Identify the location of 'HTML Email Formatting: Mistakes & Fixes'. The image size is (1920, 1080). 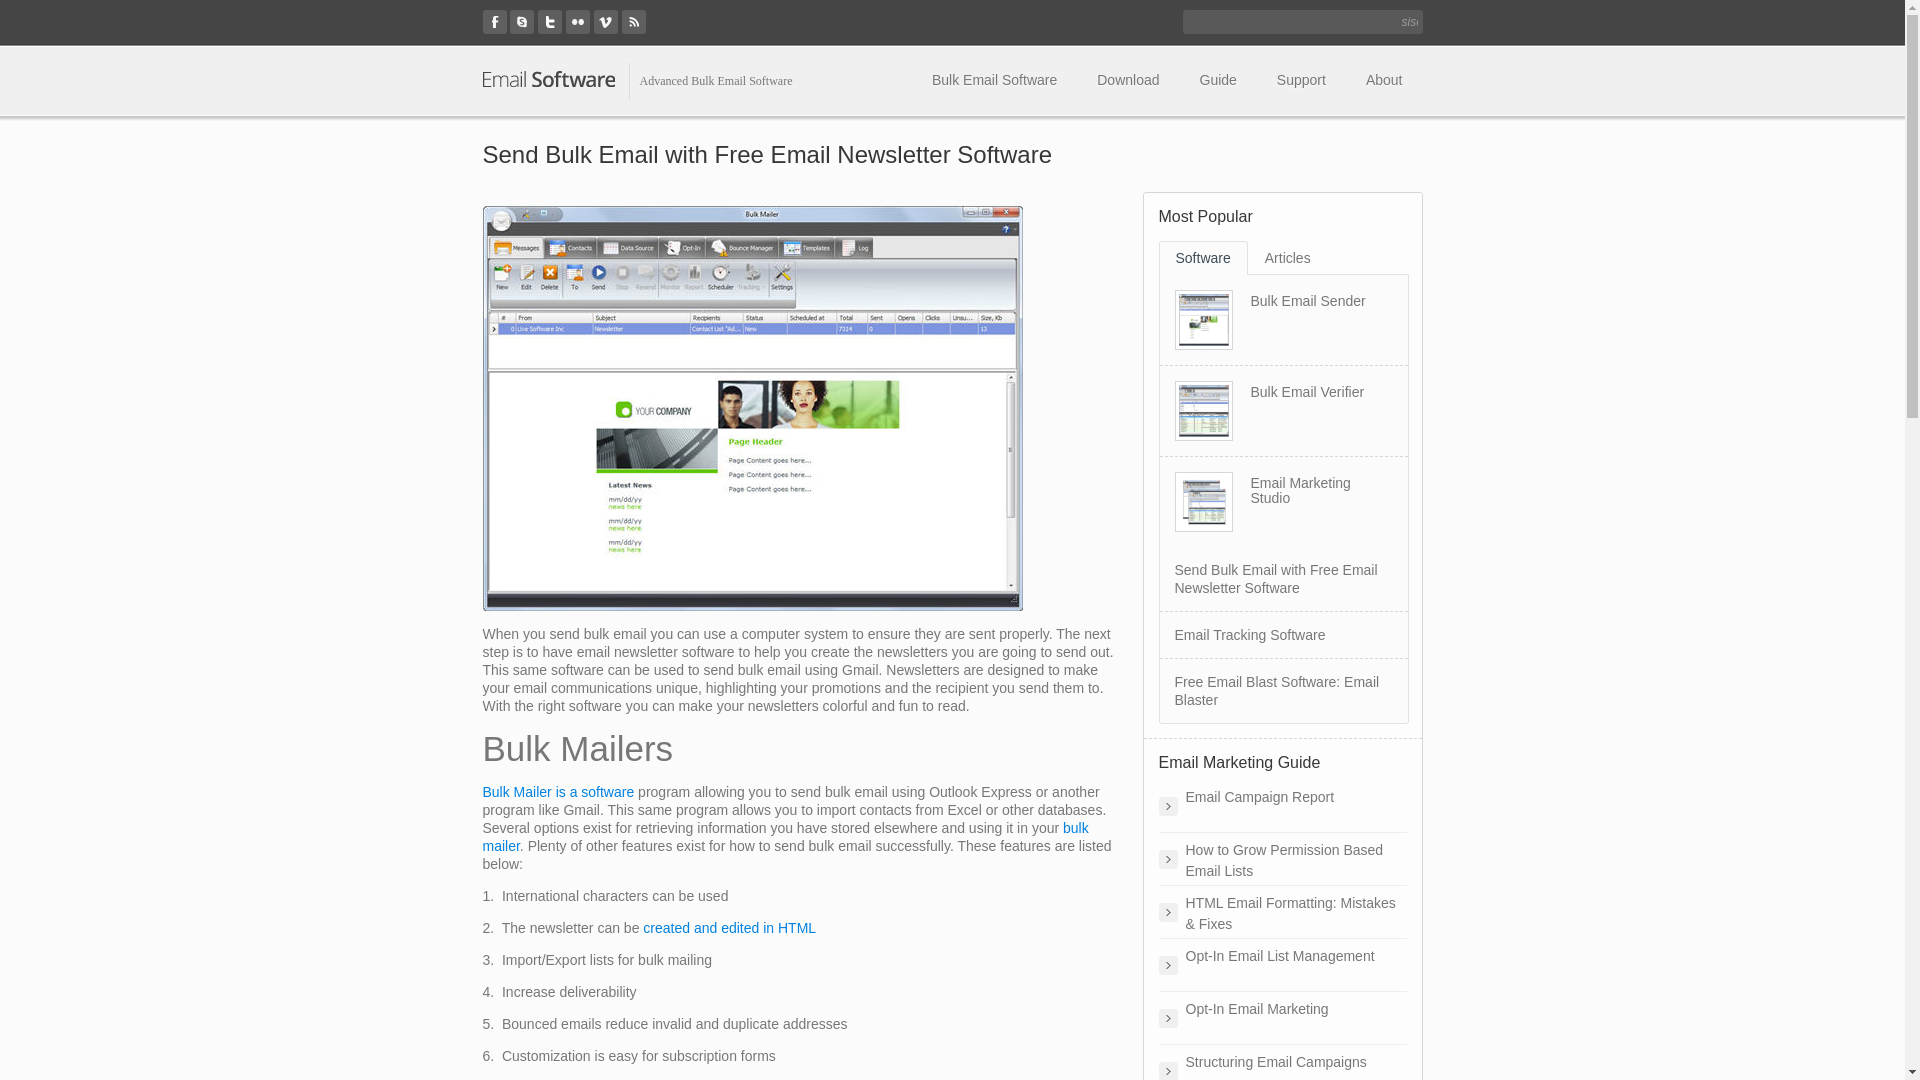
(1281, 911).